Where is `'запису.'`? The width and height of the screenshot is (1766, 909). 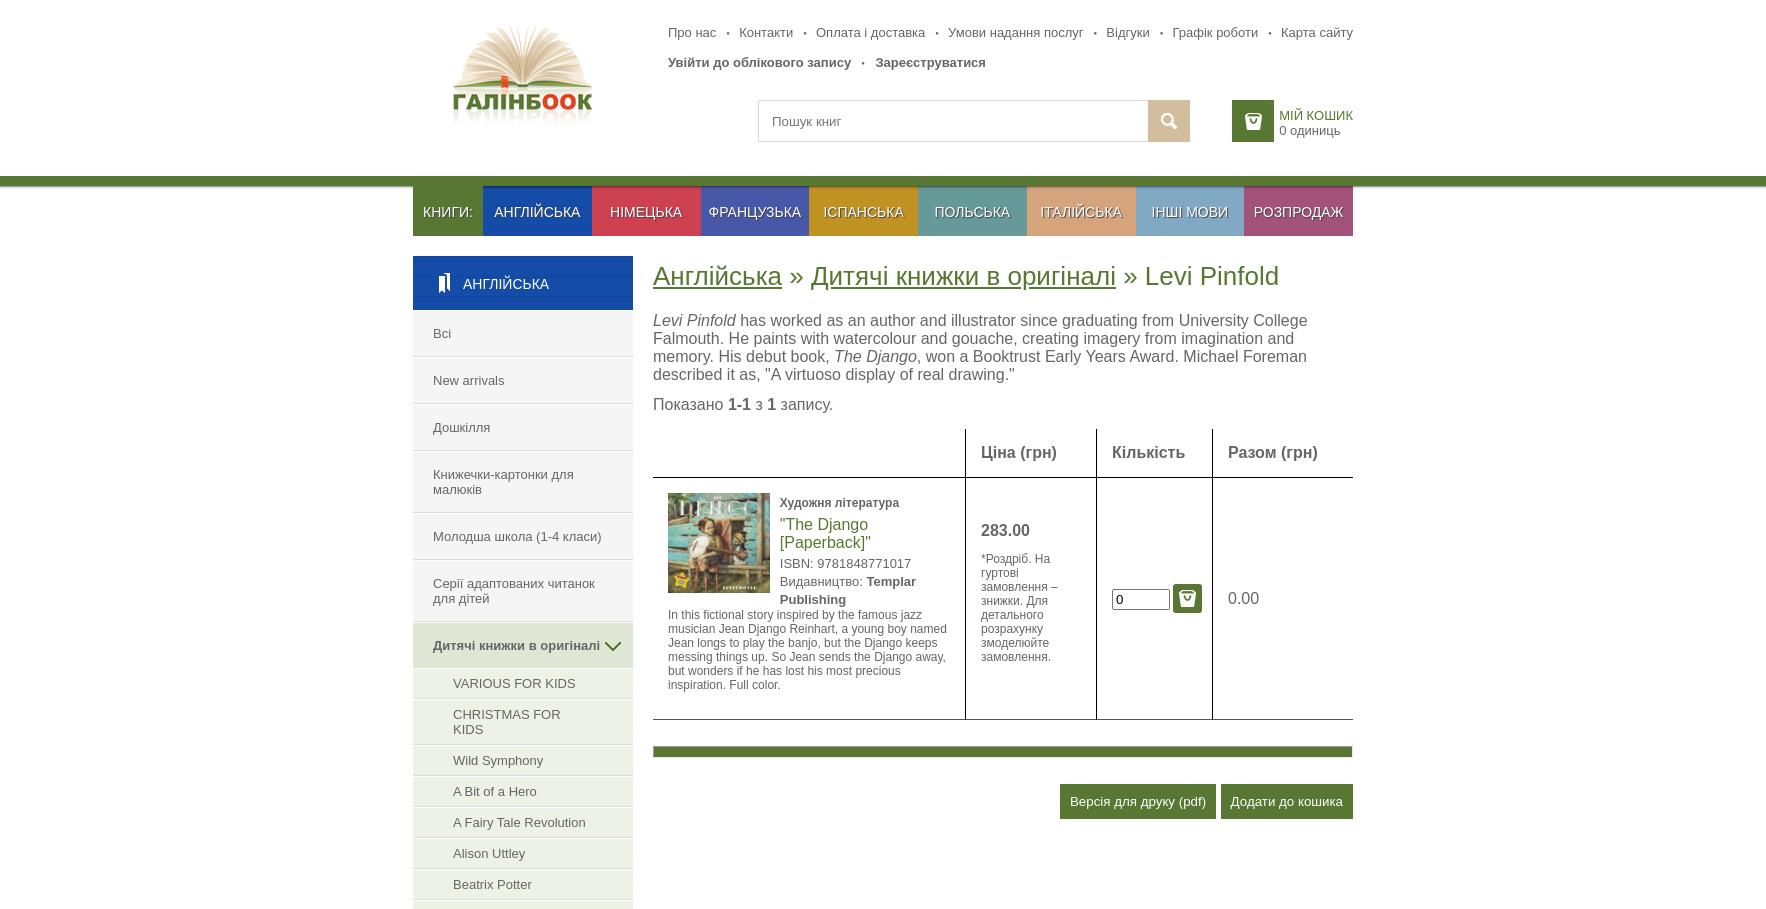
'запису.' is located at coordinates (804, 404).